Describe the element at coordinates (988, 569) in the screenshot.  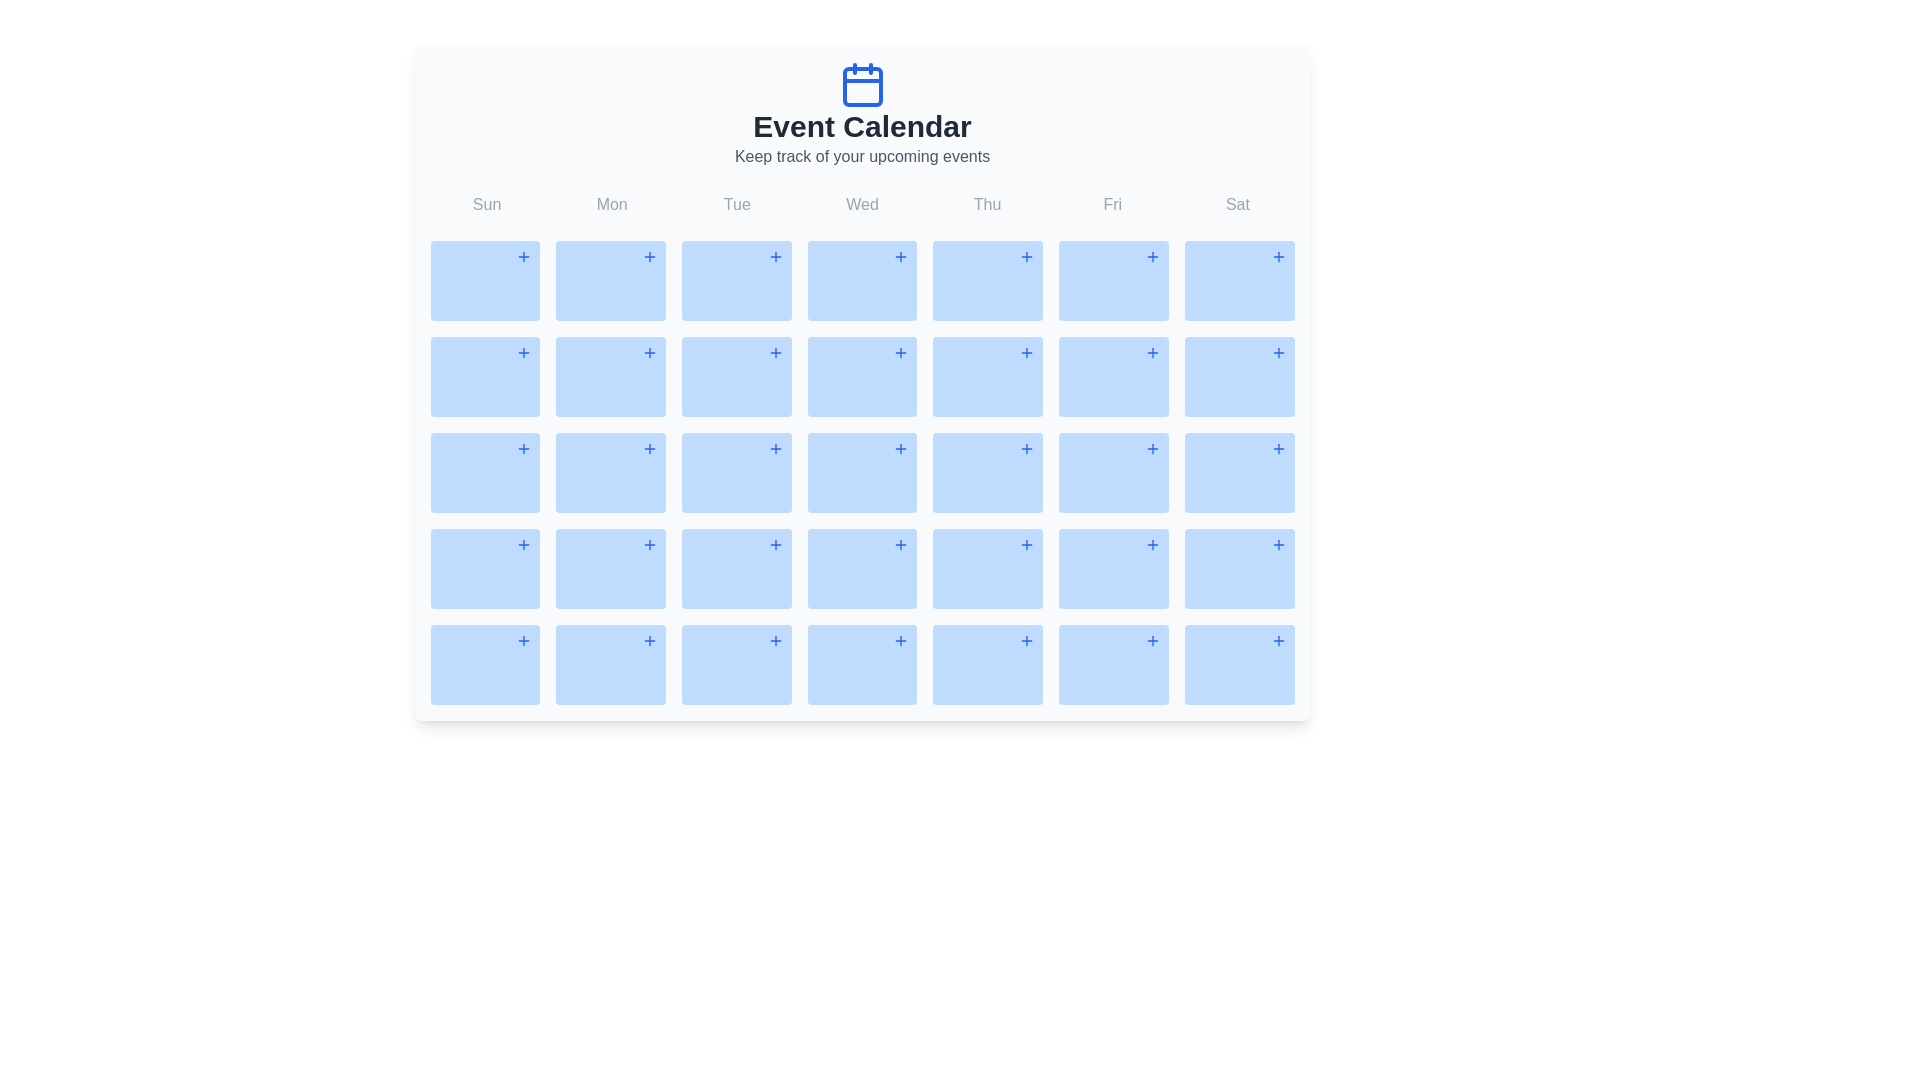
I see `the Calendar day cell located in the sixth row and fourth column of the calendar view` at that location.